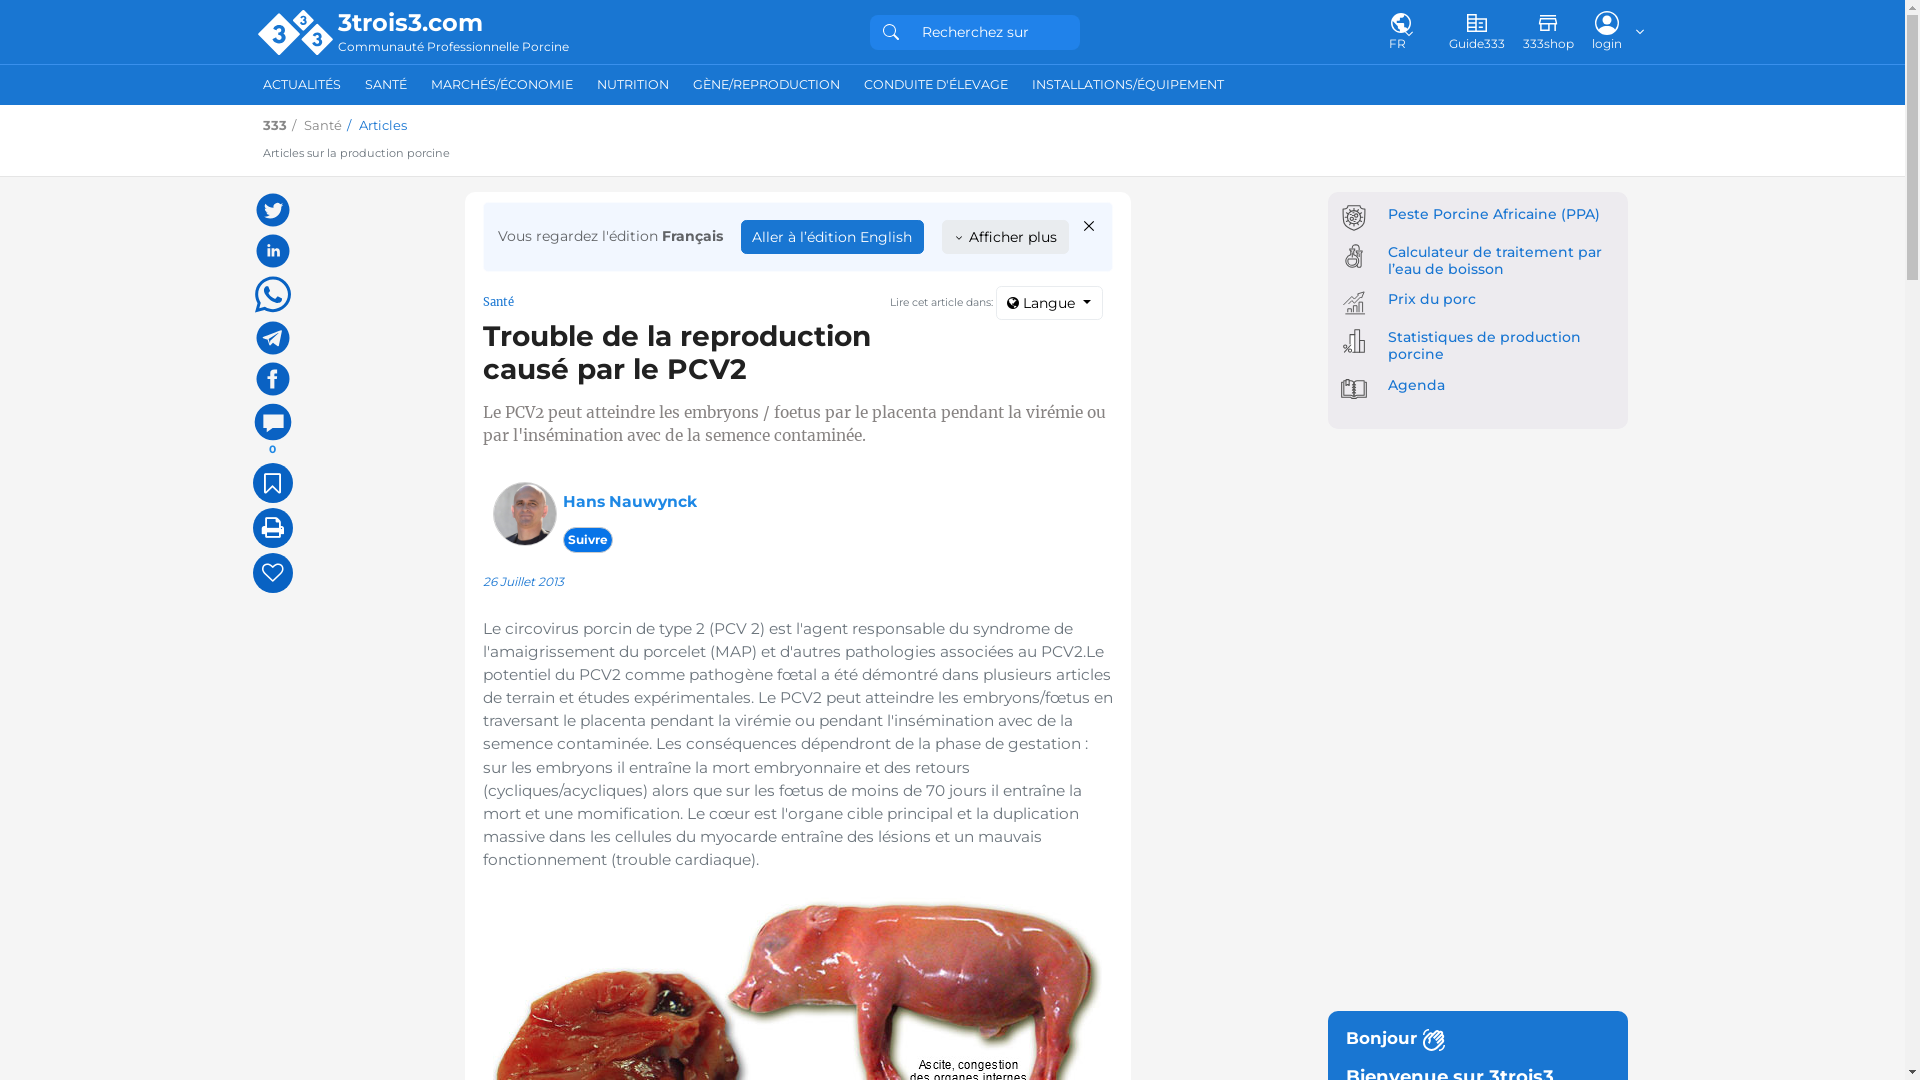 This screenshot has width=1920, height=1080. What do you see at coordinates (1415, 385) in the screenshot?
I see `'Agenda'` at bounding box center [1415, 385].